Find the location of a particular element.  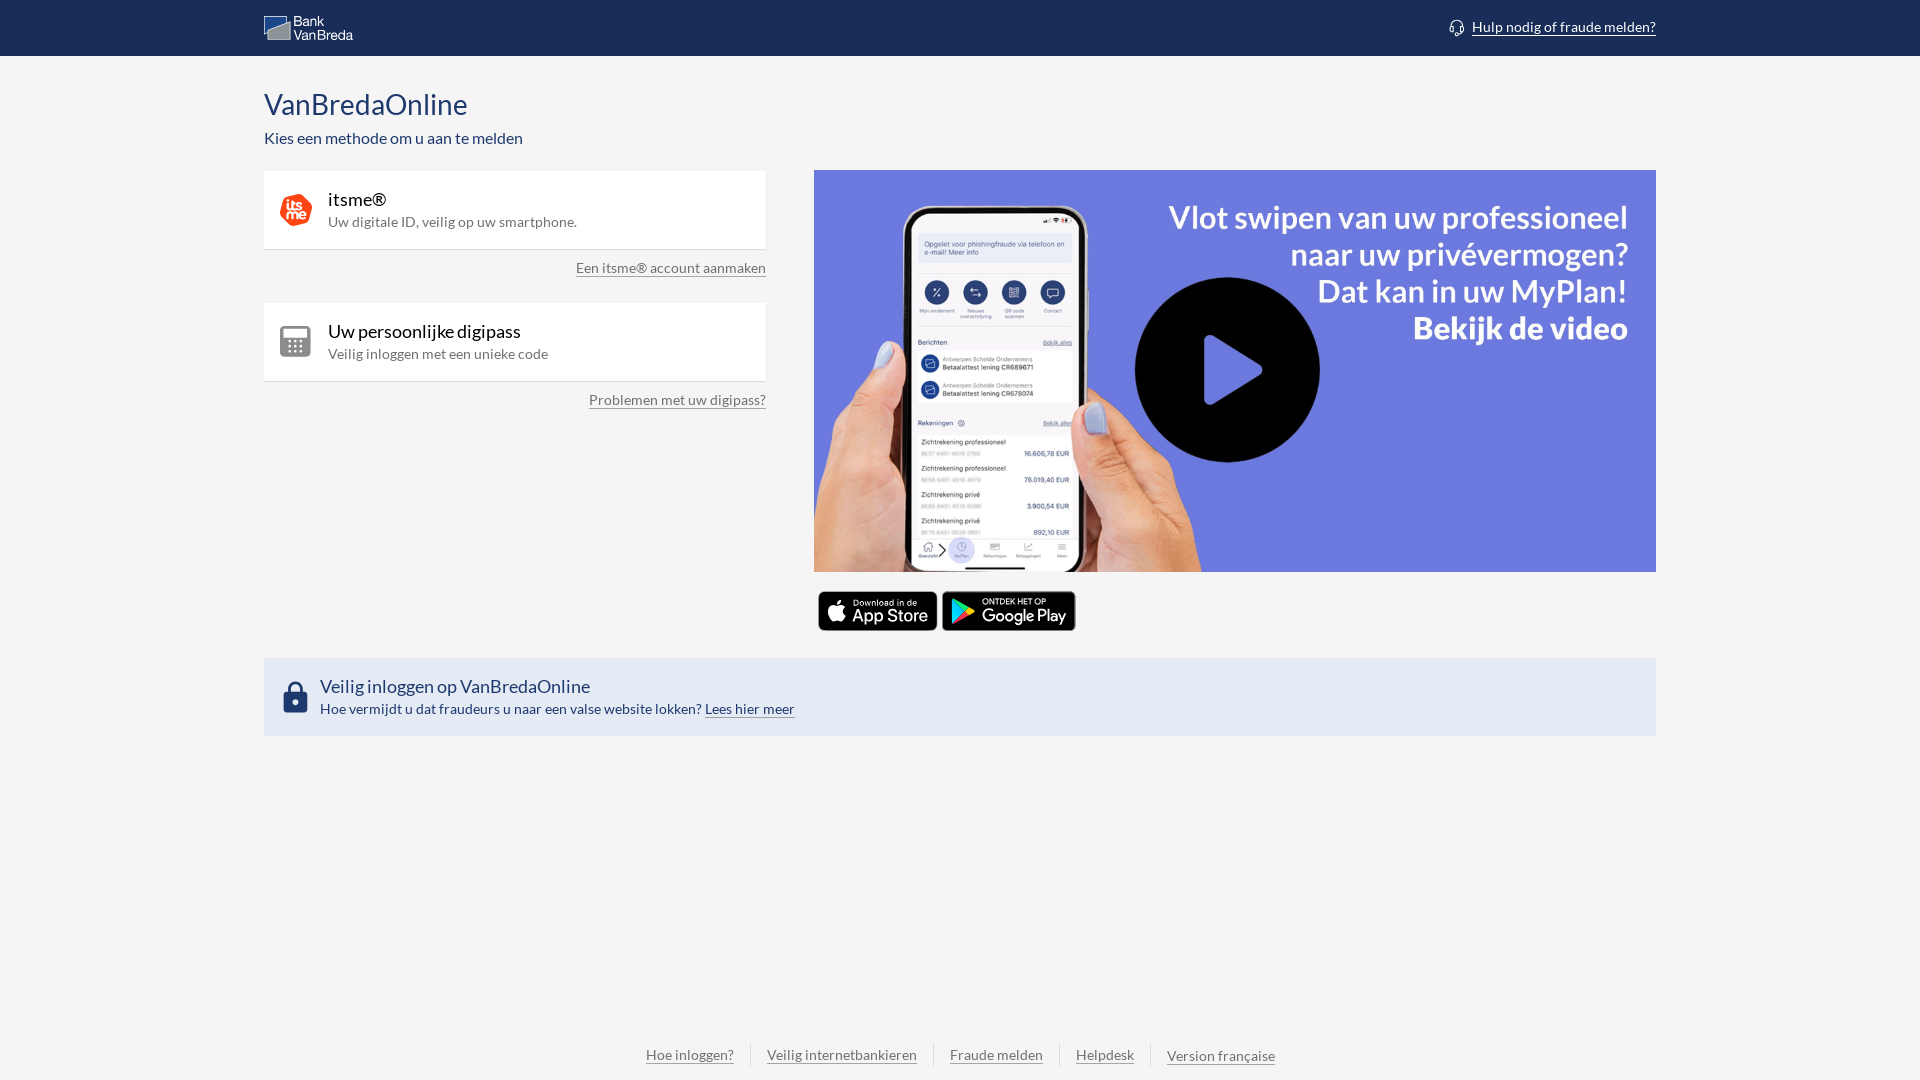

'Lees hier meer' is located at coordinates (748, 708).